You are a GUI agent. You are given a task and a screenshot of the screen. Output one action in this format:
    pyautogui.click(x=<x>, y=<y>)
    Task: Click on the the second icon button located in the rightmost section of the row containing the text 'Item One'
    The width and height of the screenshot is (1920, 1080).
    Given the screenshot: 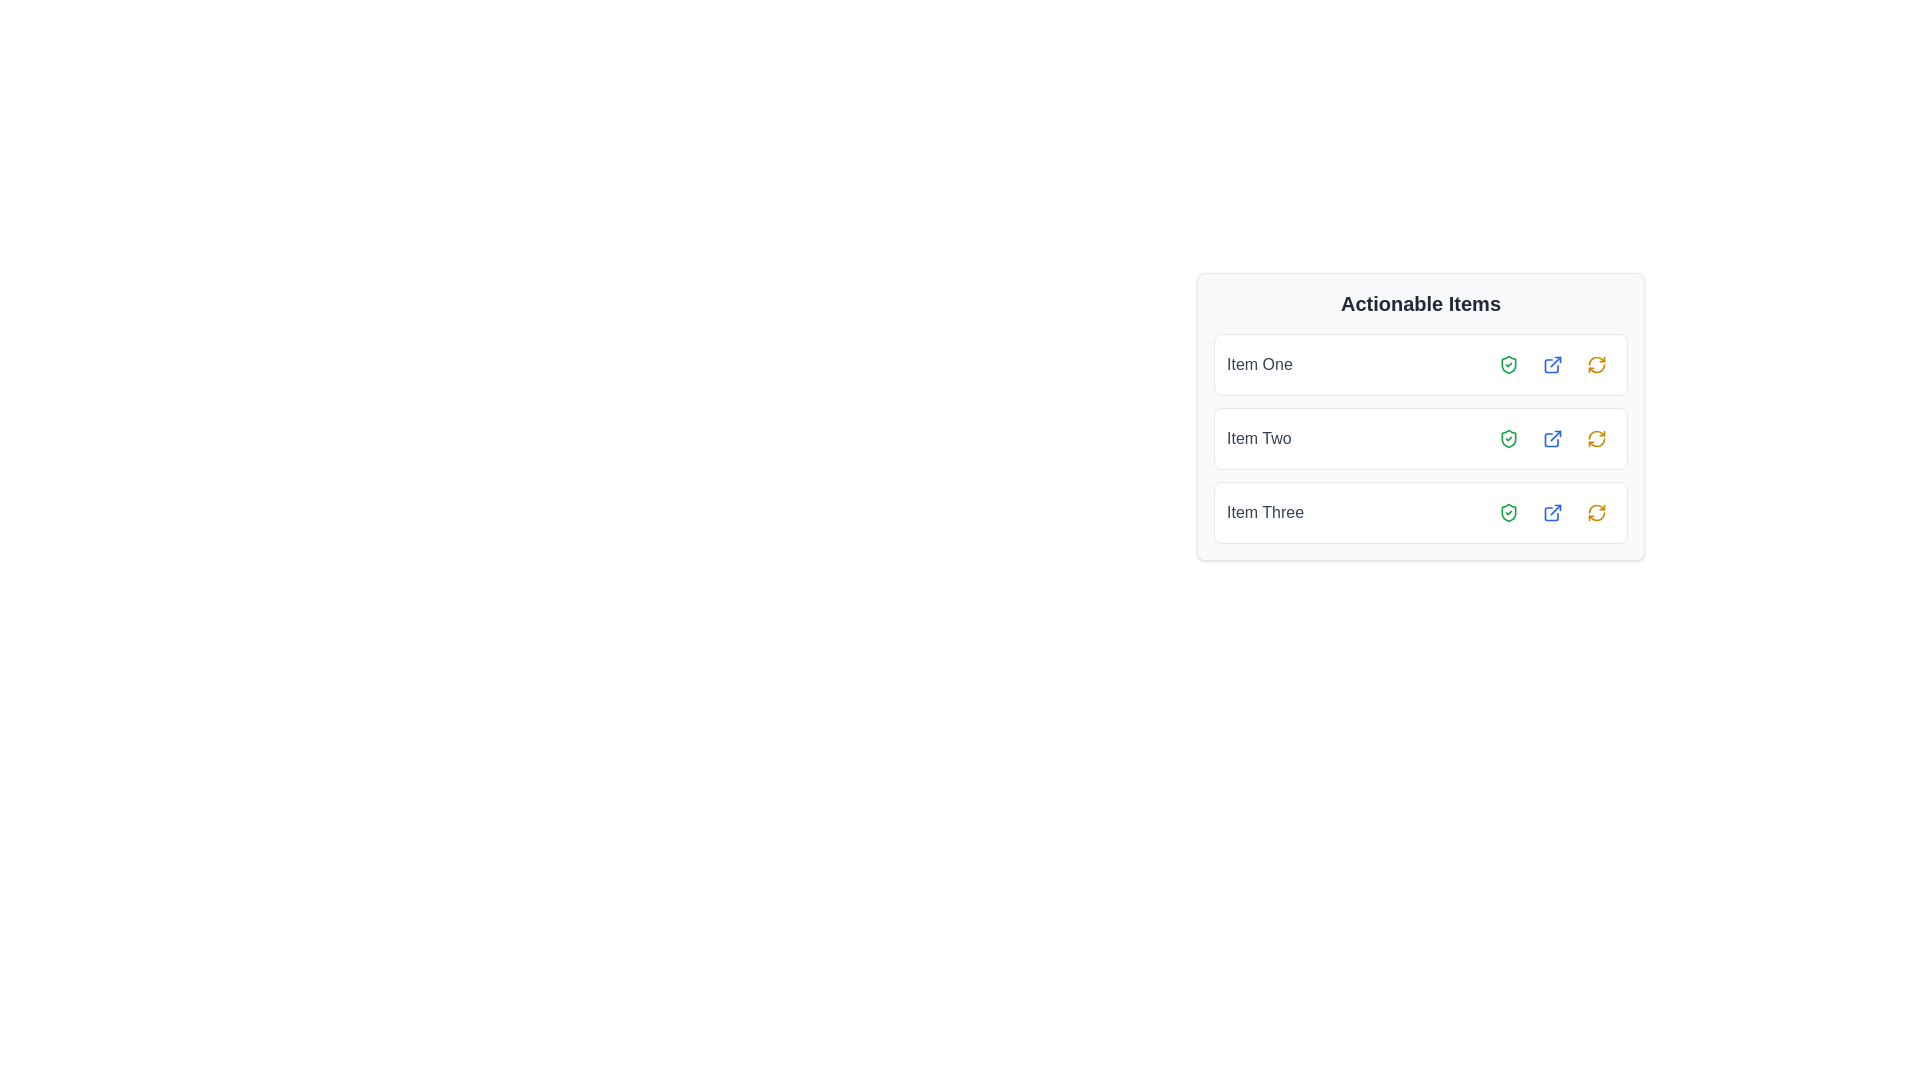 What is the action you would take?
    pyautogui.click(x=1552, y=365)
    